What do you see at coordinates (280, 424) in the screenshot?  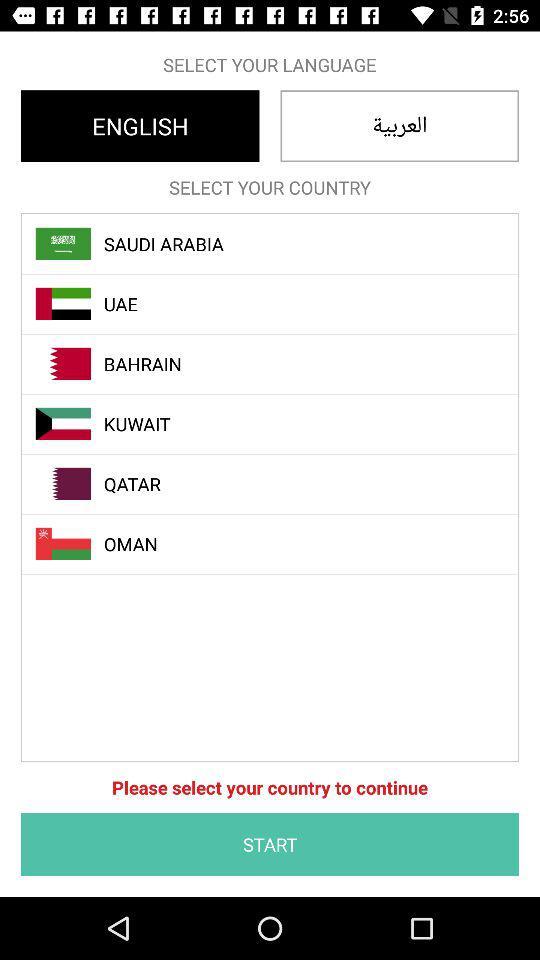 I see `kuwait item` at bounding box center [280, 424].